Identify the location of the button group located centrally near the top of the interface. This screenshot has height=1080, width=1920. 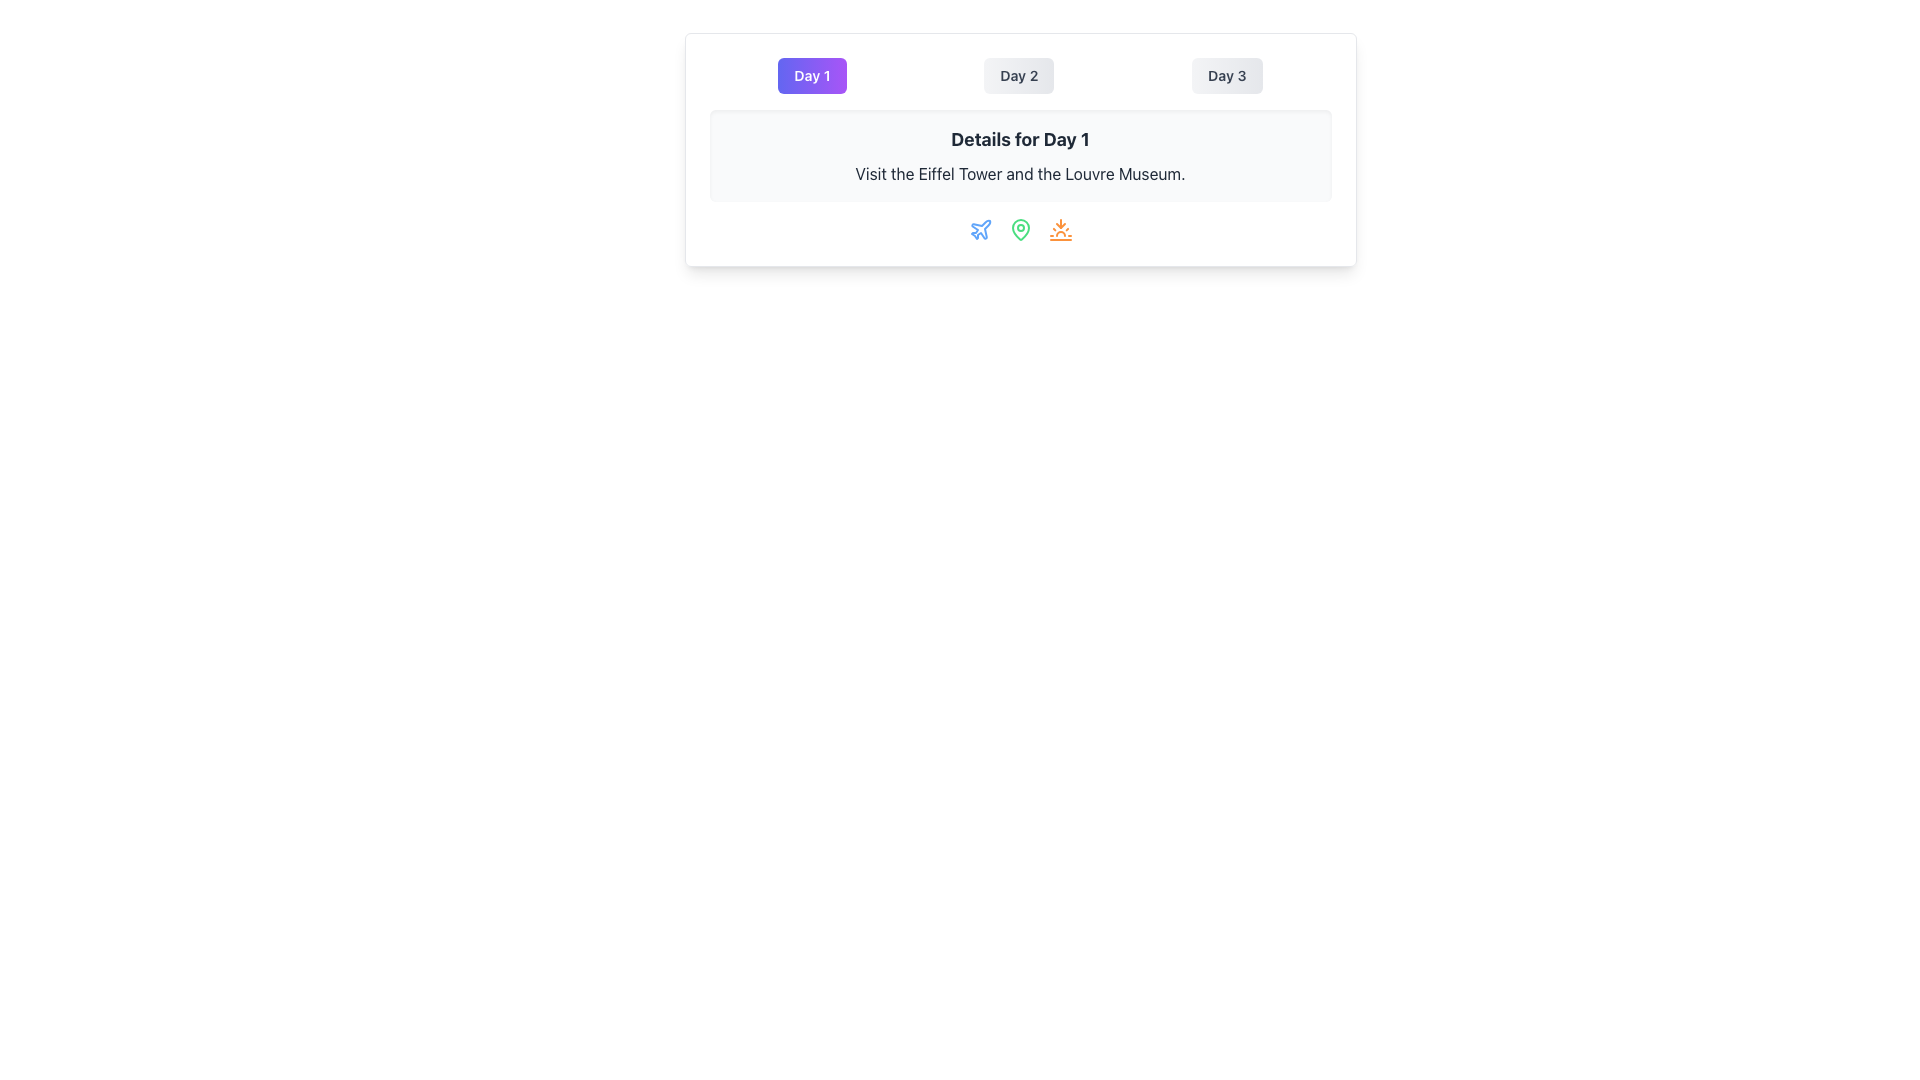
(1020, 75).